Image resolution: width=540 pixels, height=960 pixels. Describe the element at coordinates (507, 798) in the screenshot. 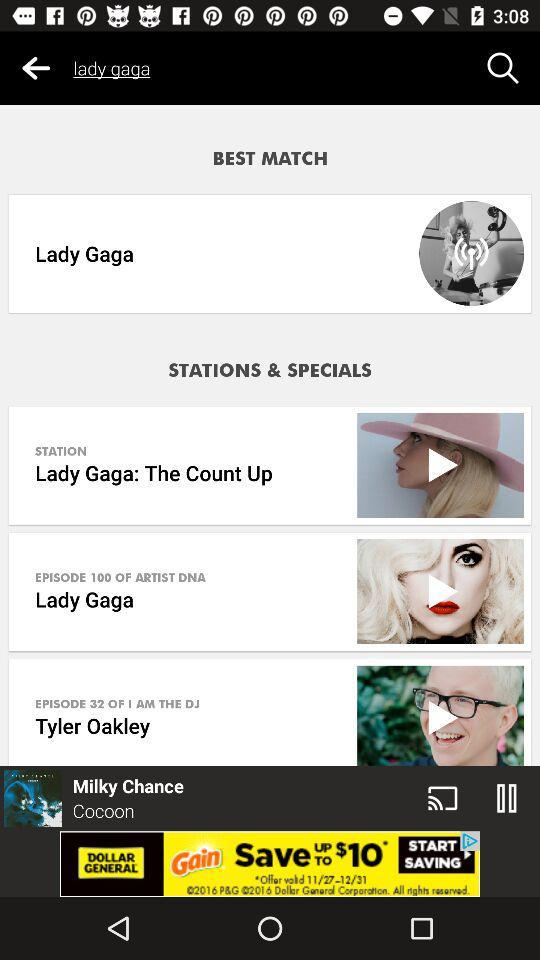

I see `the pause icon` at that location.